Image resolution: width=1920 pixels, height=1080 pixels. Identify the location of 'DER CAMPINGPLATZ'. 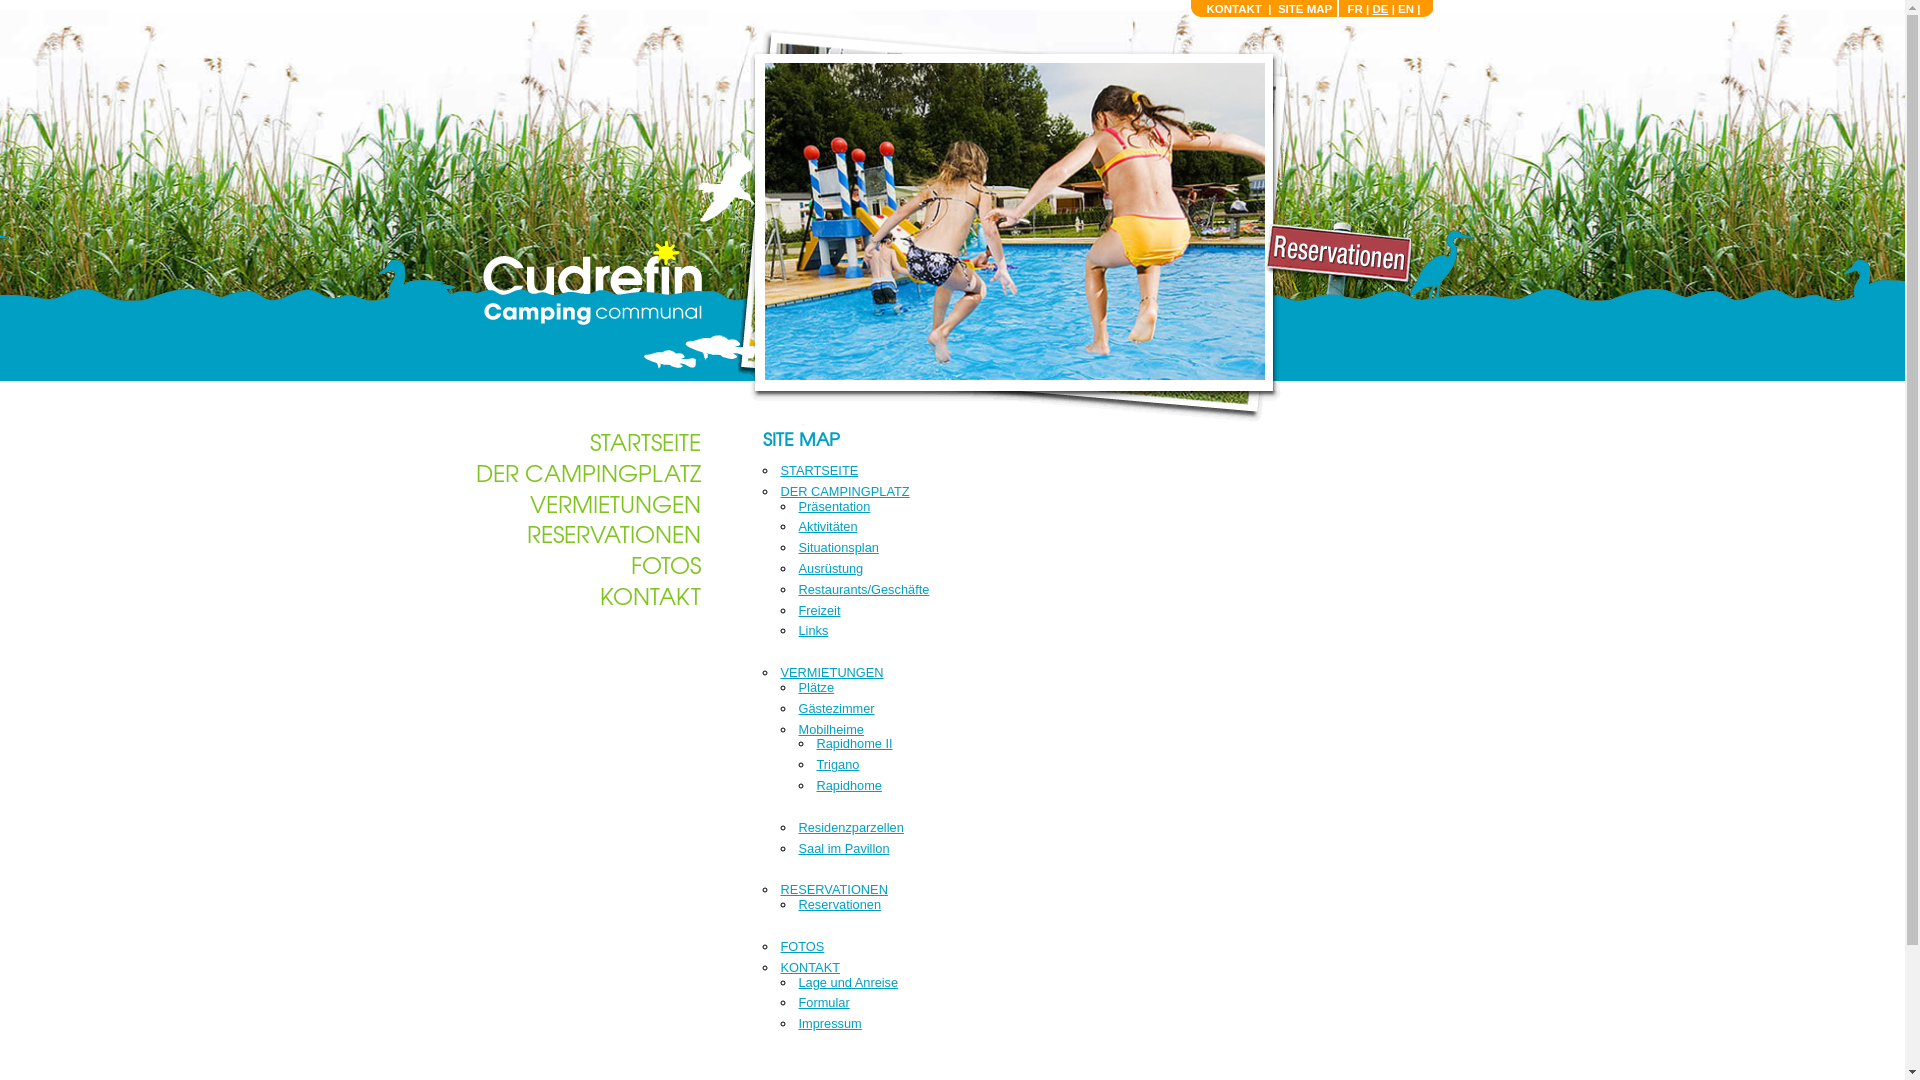
(587, 471).